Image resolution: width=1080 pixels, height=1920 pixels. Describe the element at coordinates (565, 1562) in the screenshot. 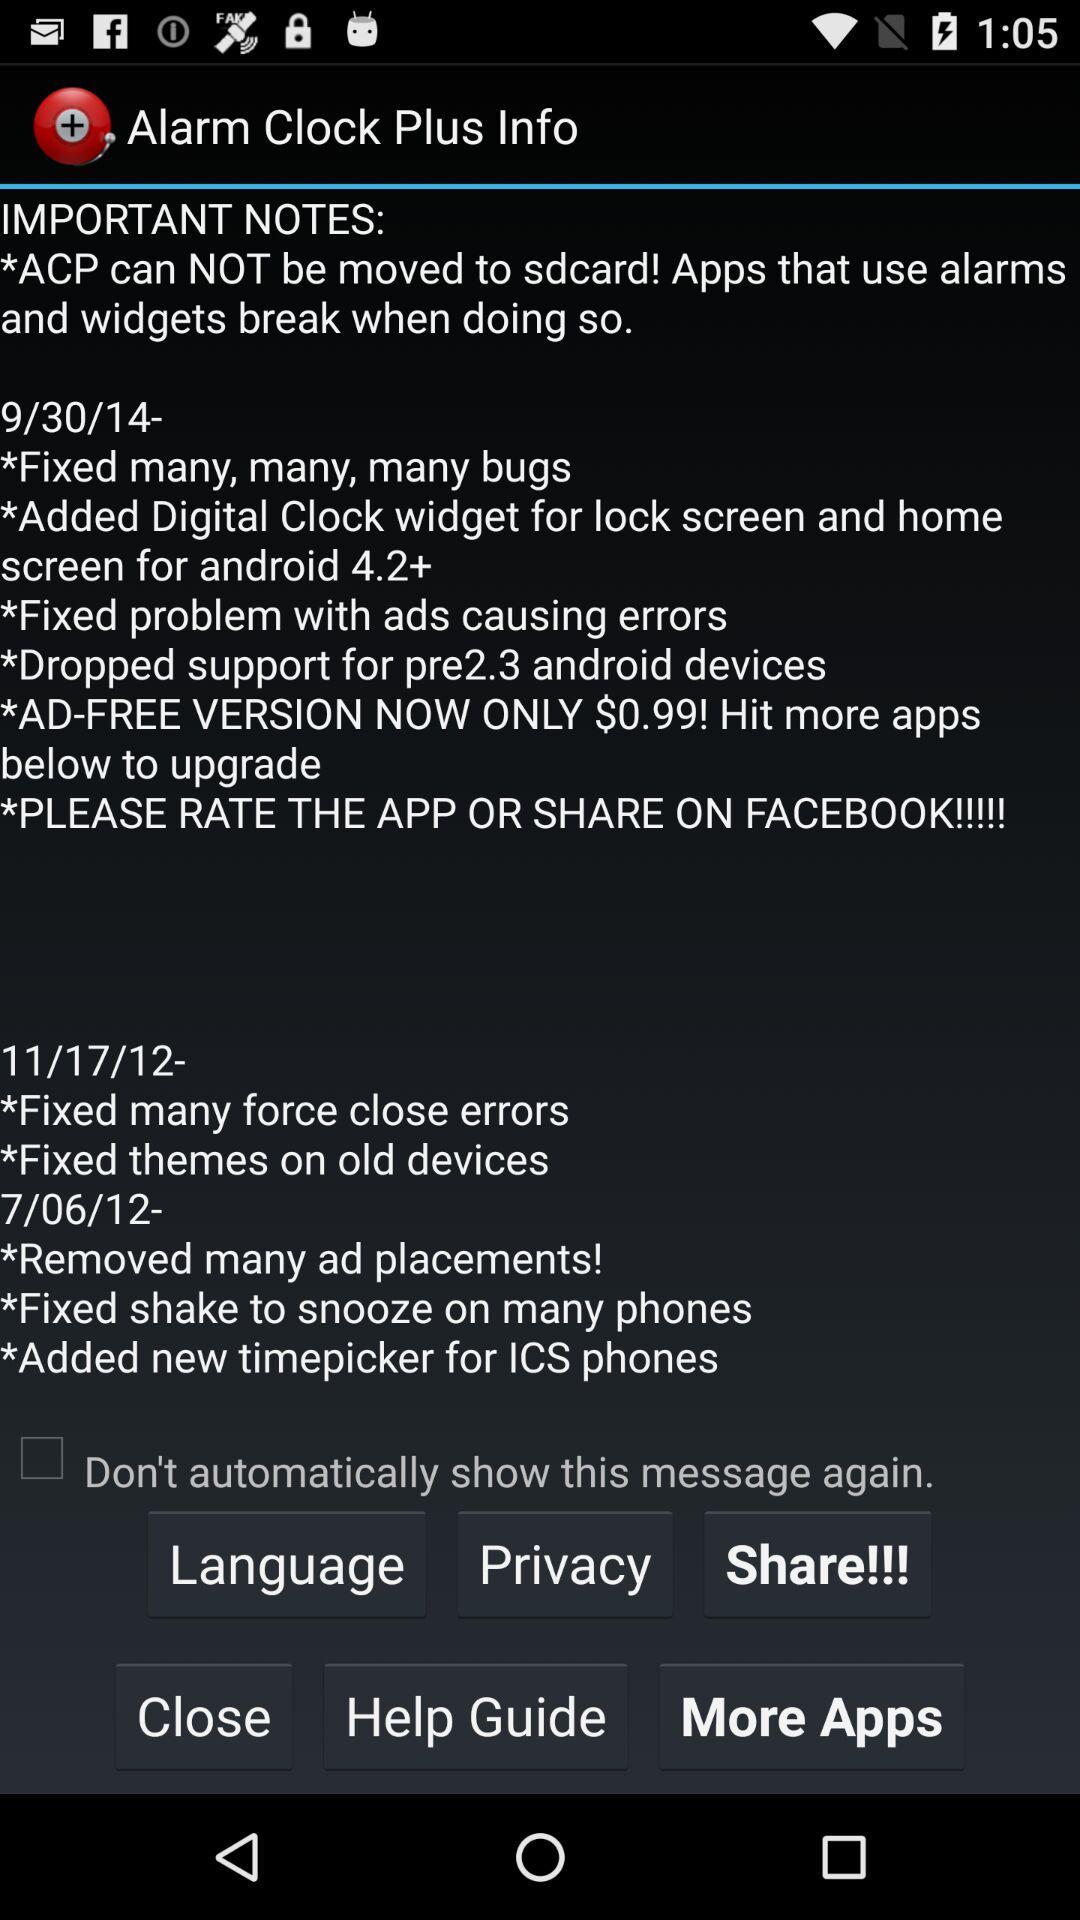

I see `the app below don t automatically` at that location.